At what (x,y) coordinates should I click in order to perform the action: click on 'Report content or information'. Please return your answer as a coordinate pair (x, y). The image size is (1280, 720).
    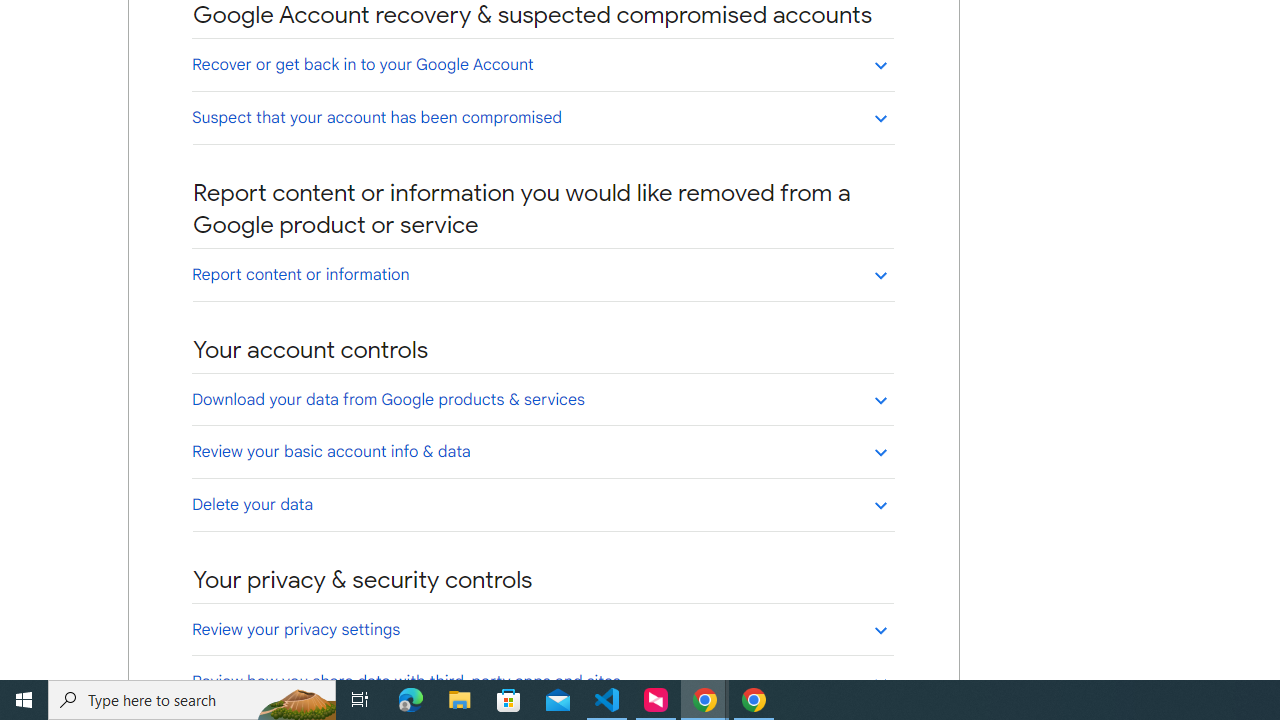
    Looking at the image, I should click on (542, 274).